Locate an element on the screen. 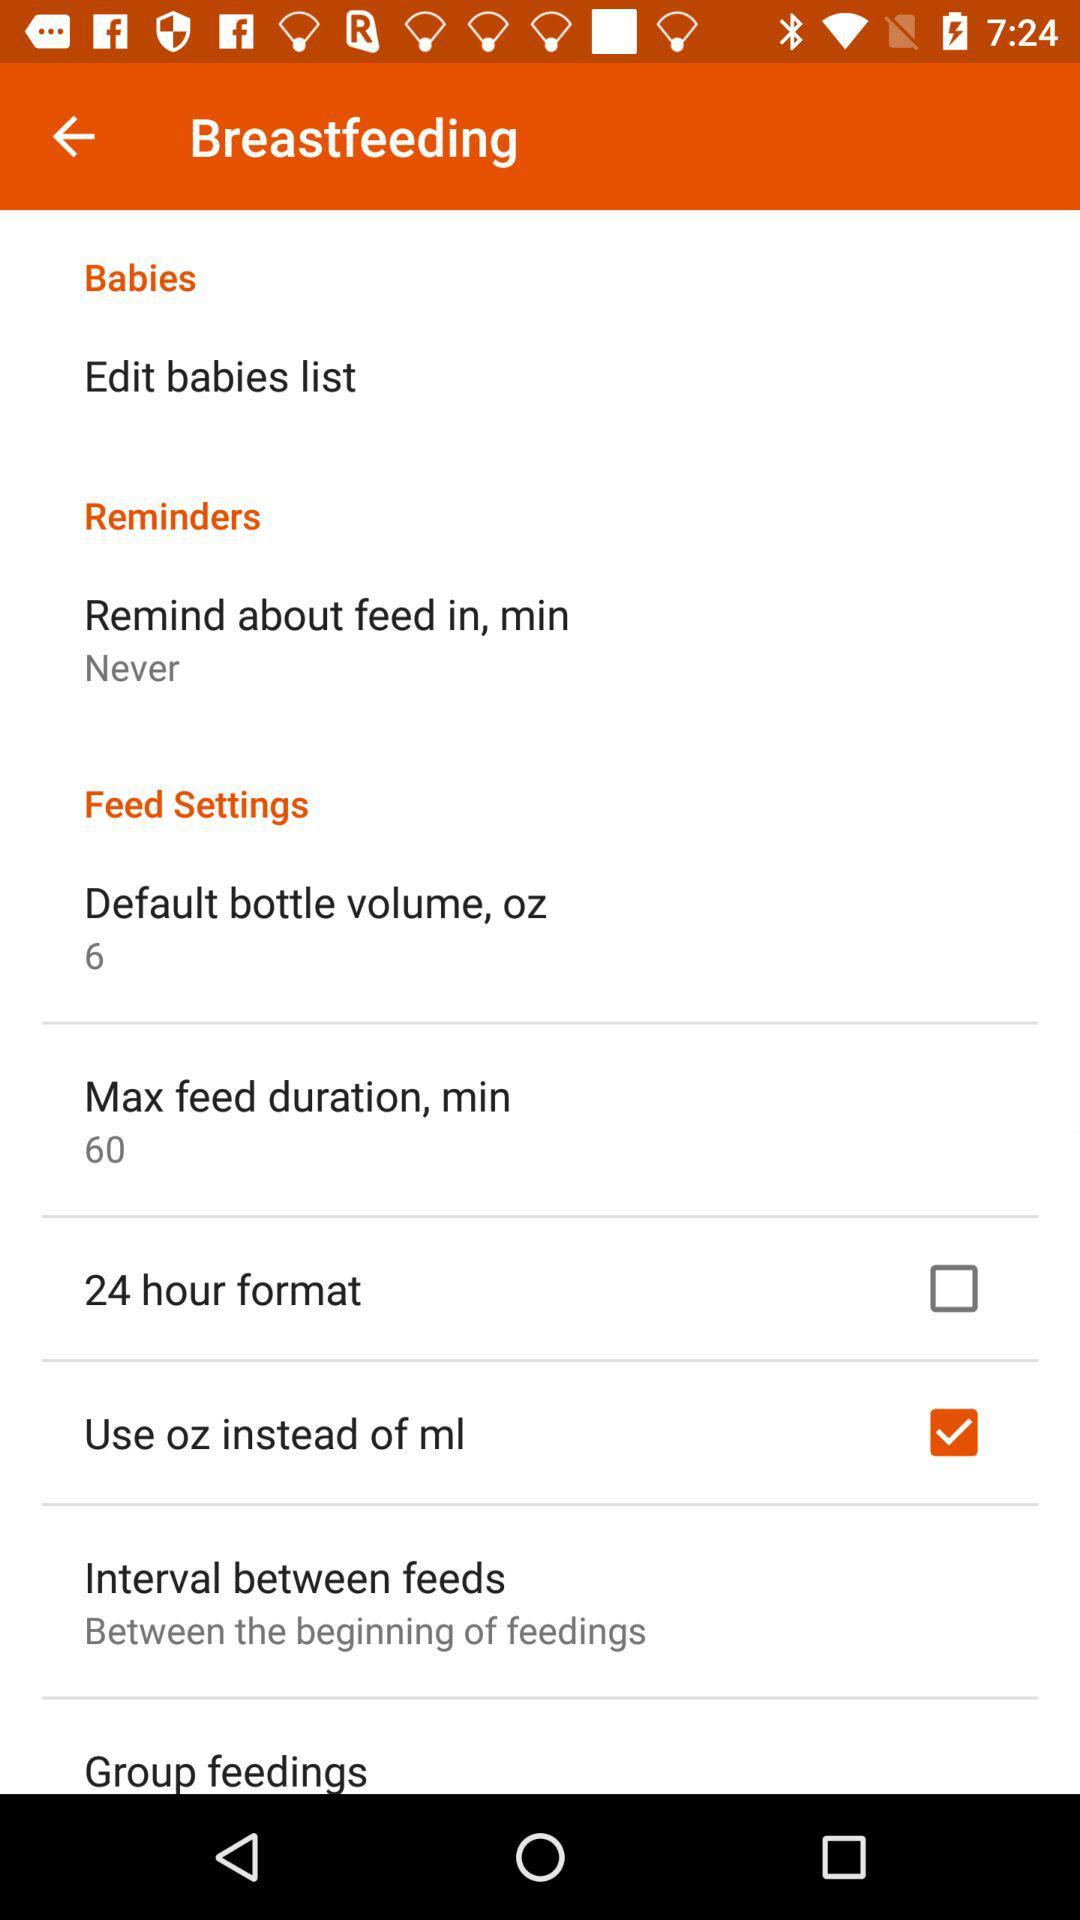 This screenshot has width=1080, height=1920. the group feedings icon is located at coordinates (225, 1767).